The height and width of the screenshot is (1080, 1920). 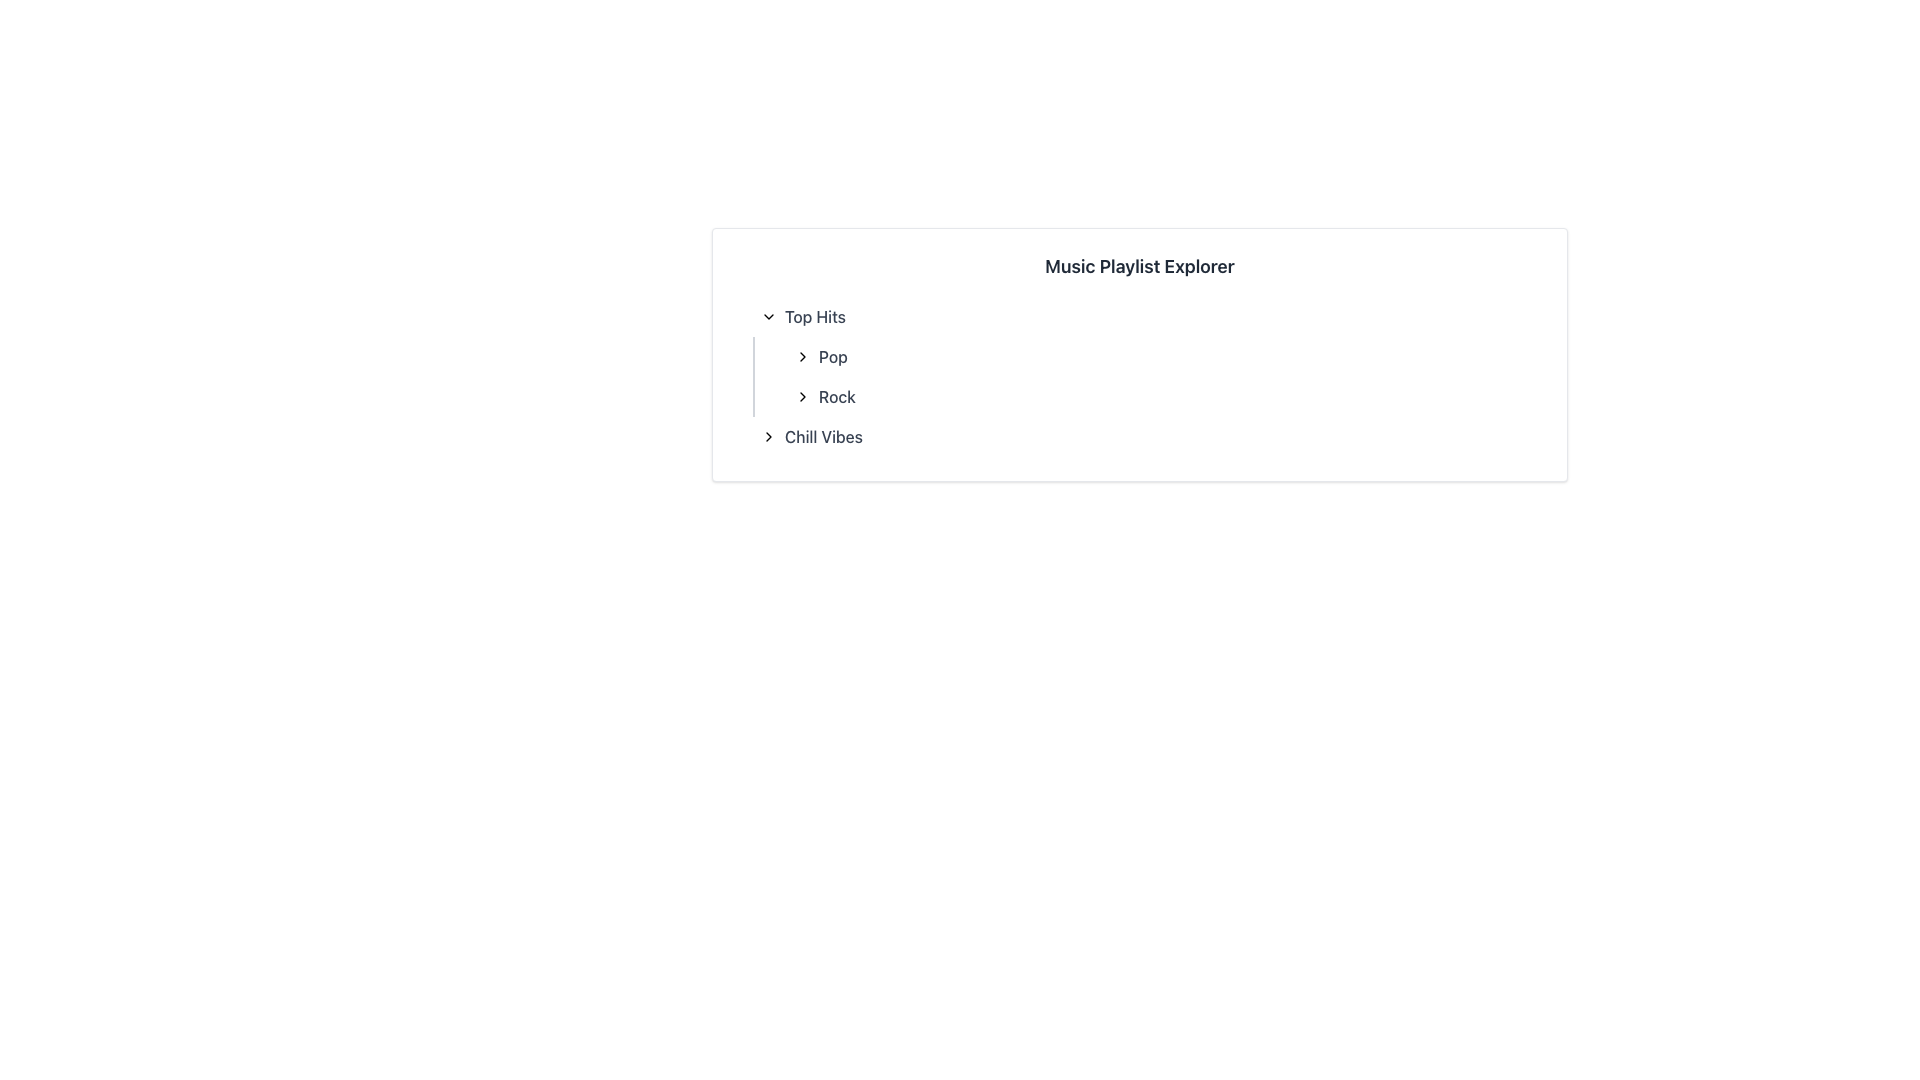 I want to click on the icon-based button located to the left of the 'Pop' text label, so click(x=802, y=356).